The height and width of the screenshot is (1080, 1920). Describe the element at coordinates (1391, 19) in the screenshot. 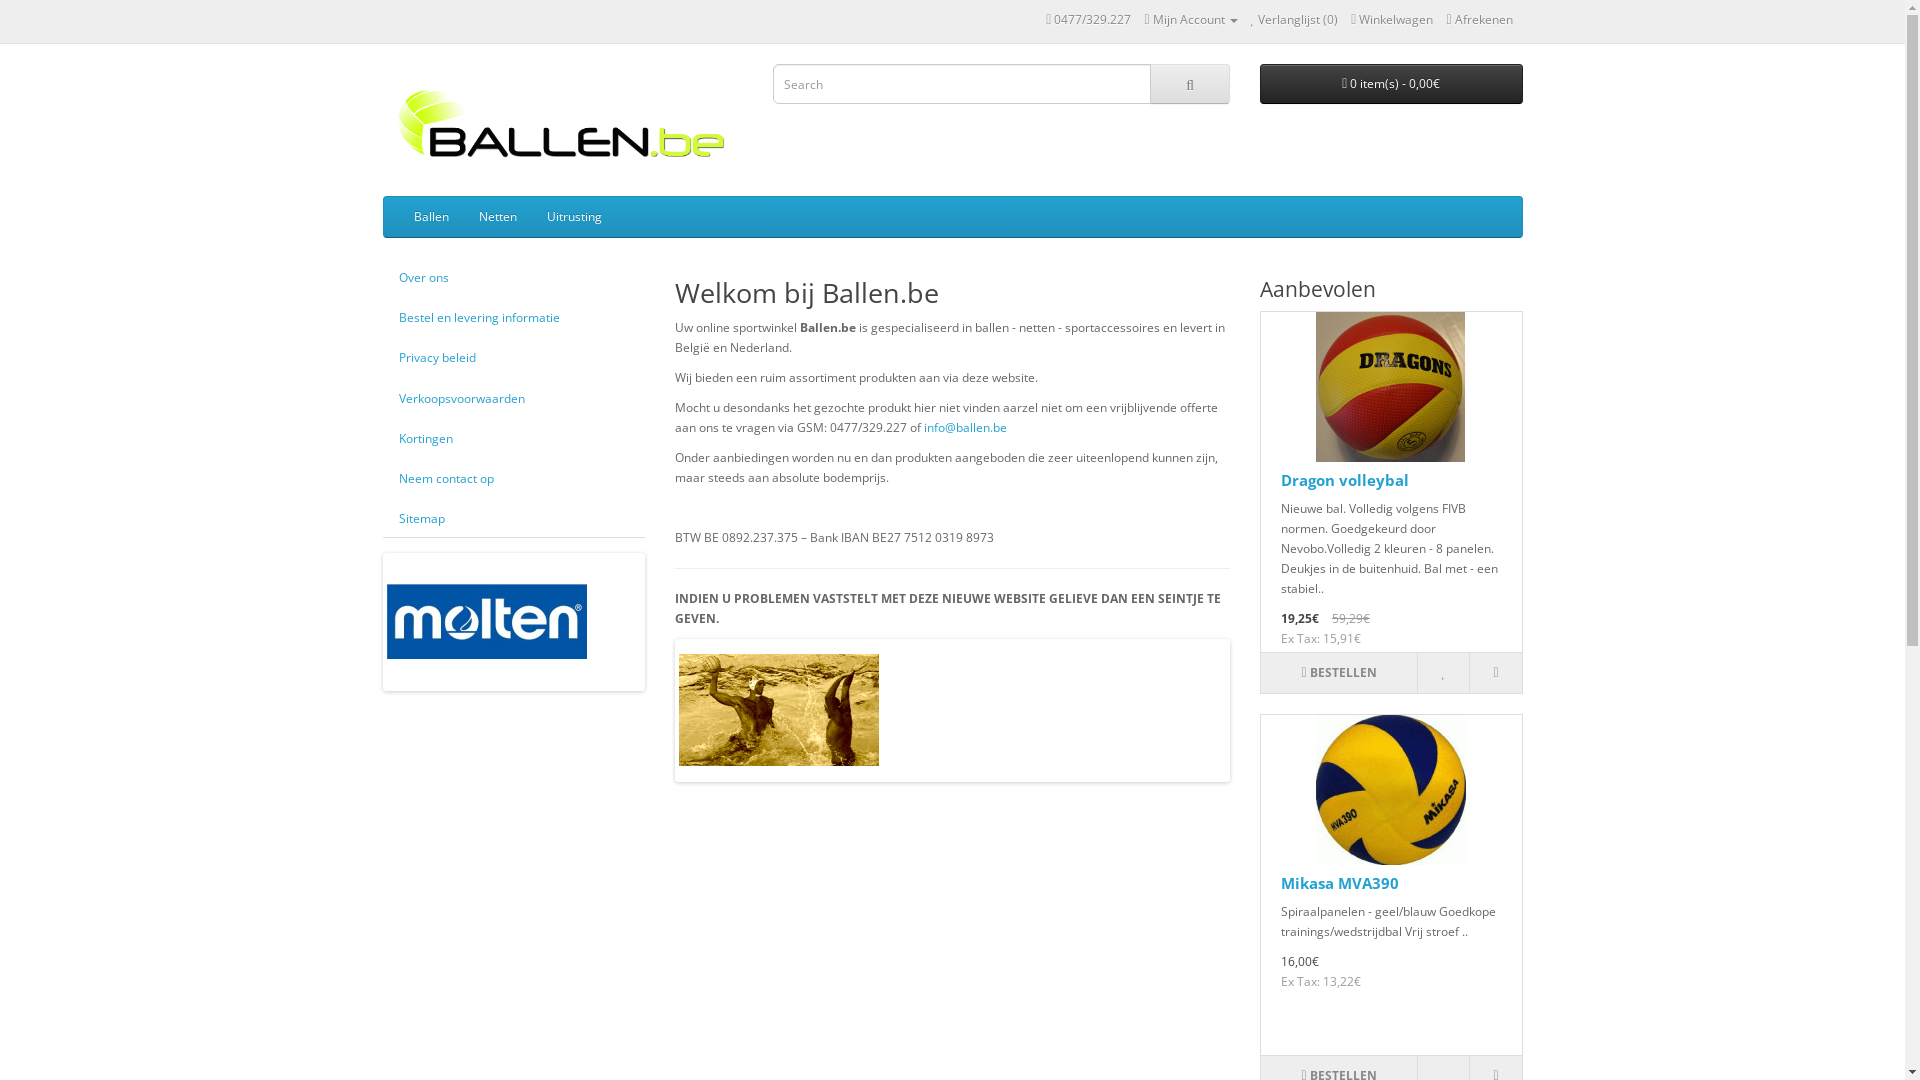

I see `'Winkelwagen'` at that location.